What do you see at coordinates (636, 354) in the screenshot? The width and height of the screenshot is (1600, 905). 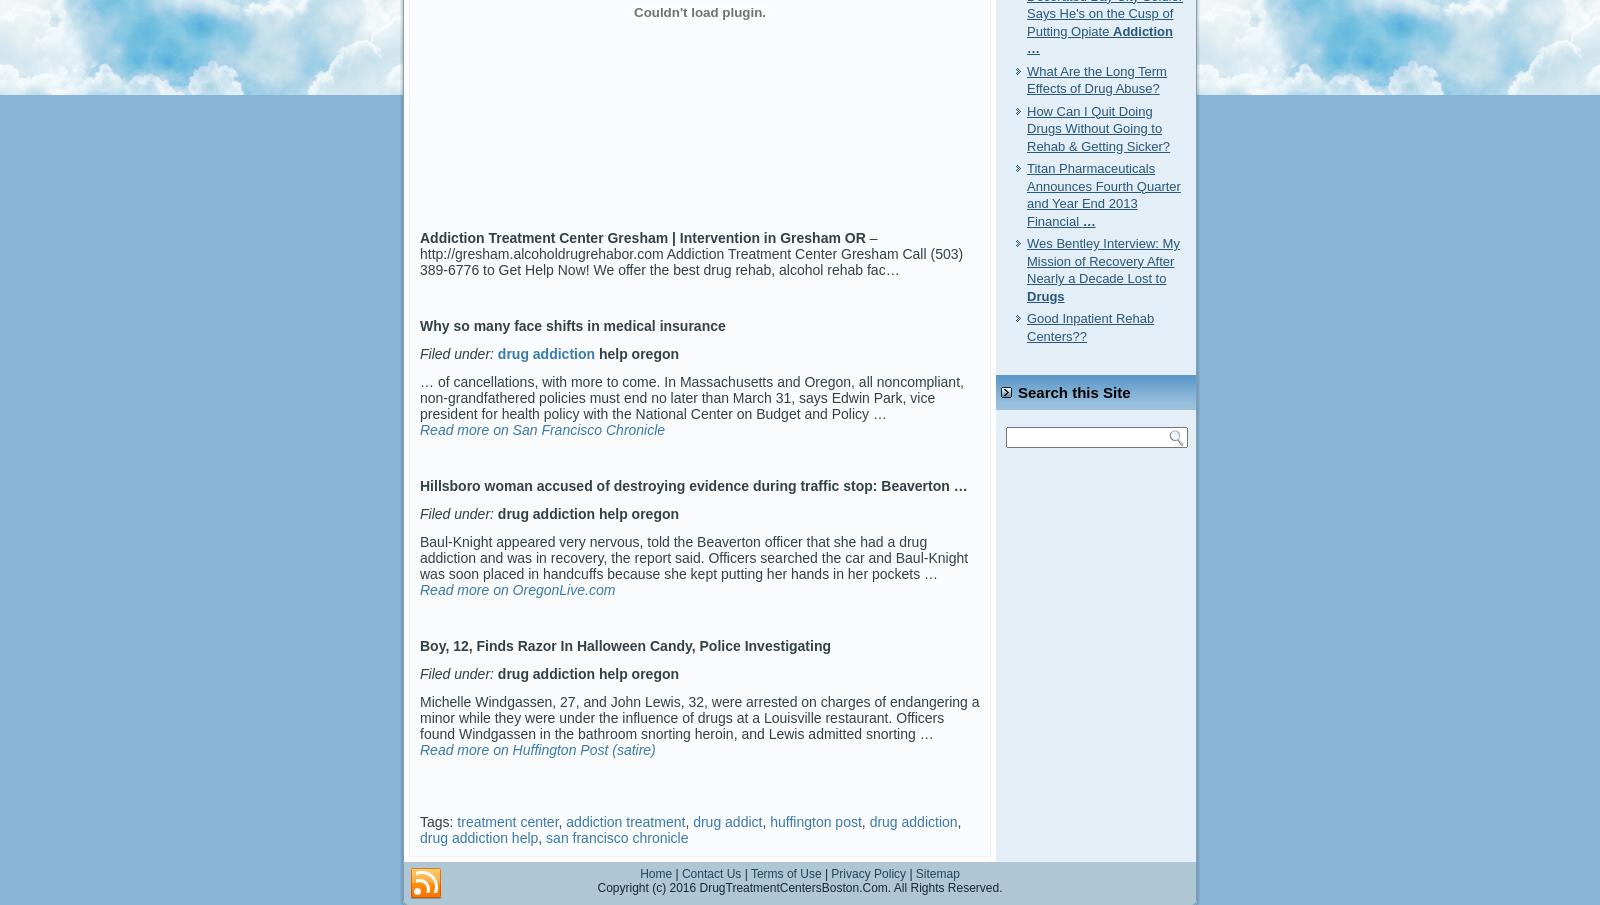 I see `'help oregon'` at bounding box center [636, 354].